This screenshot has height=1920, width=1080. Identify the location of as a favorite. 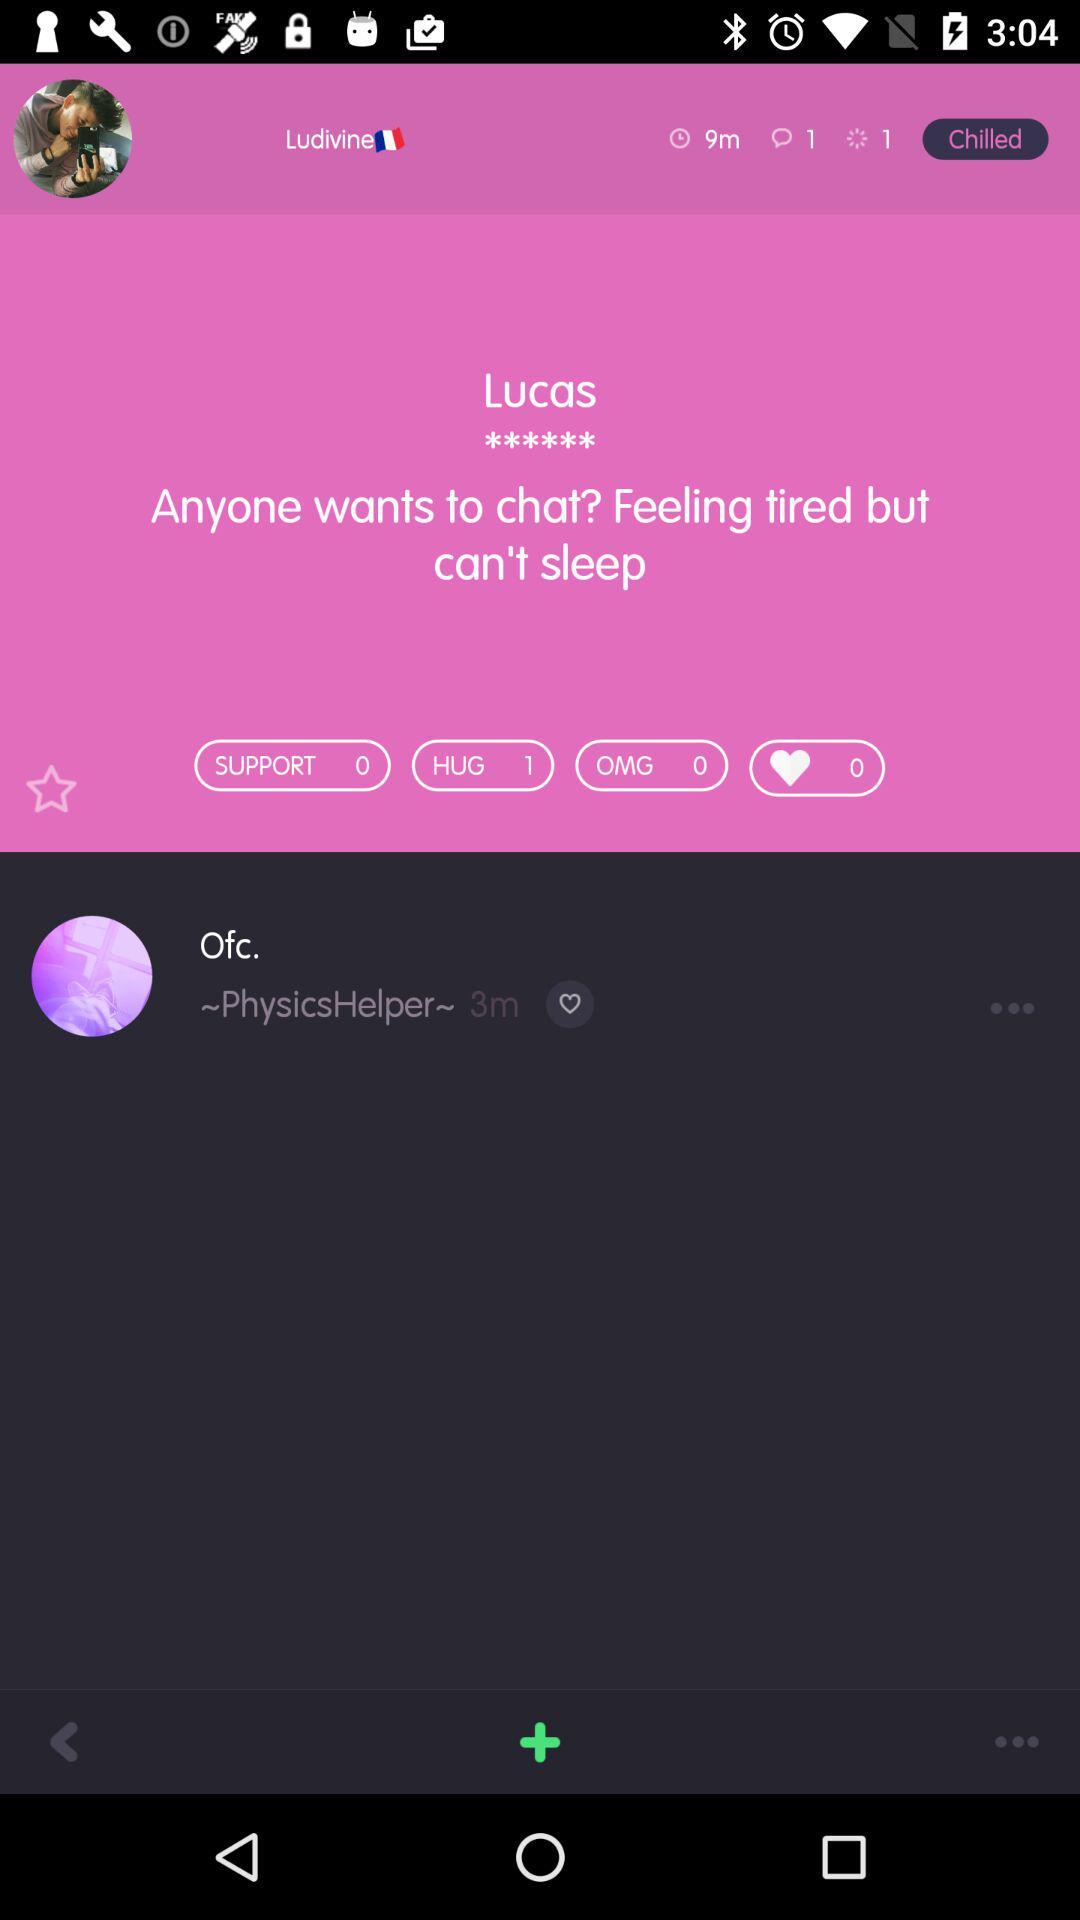
(50, 787).